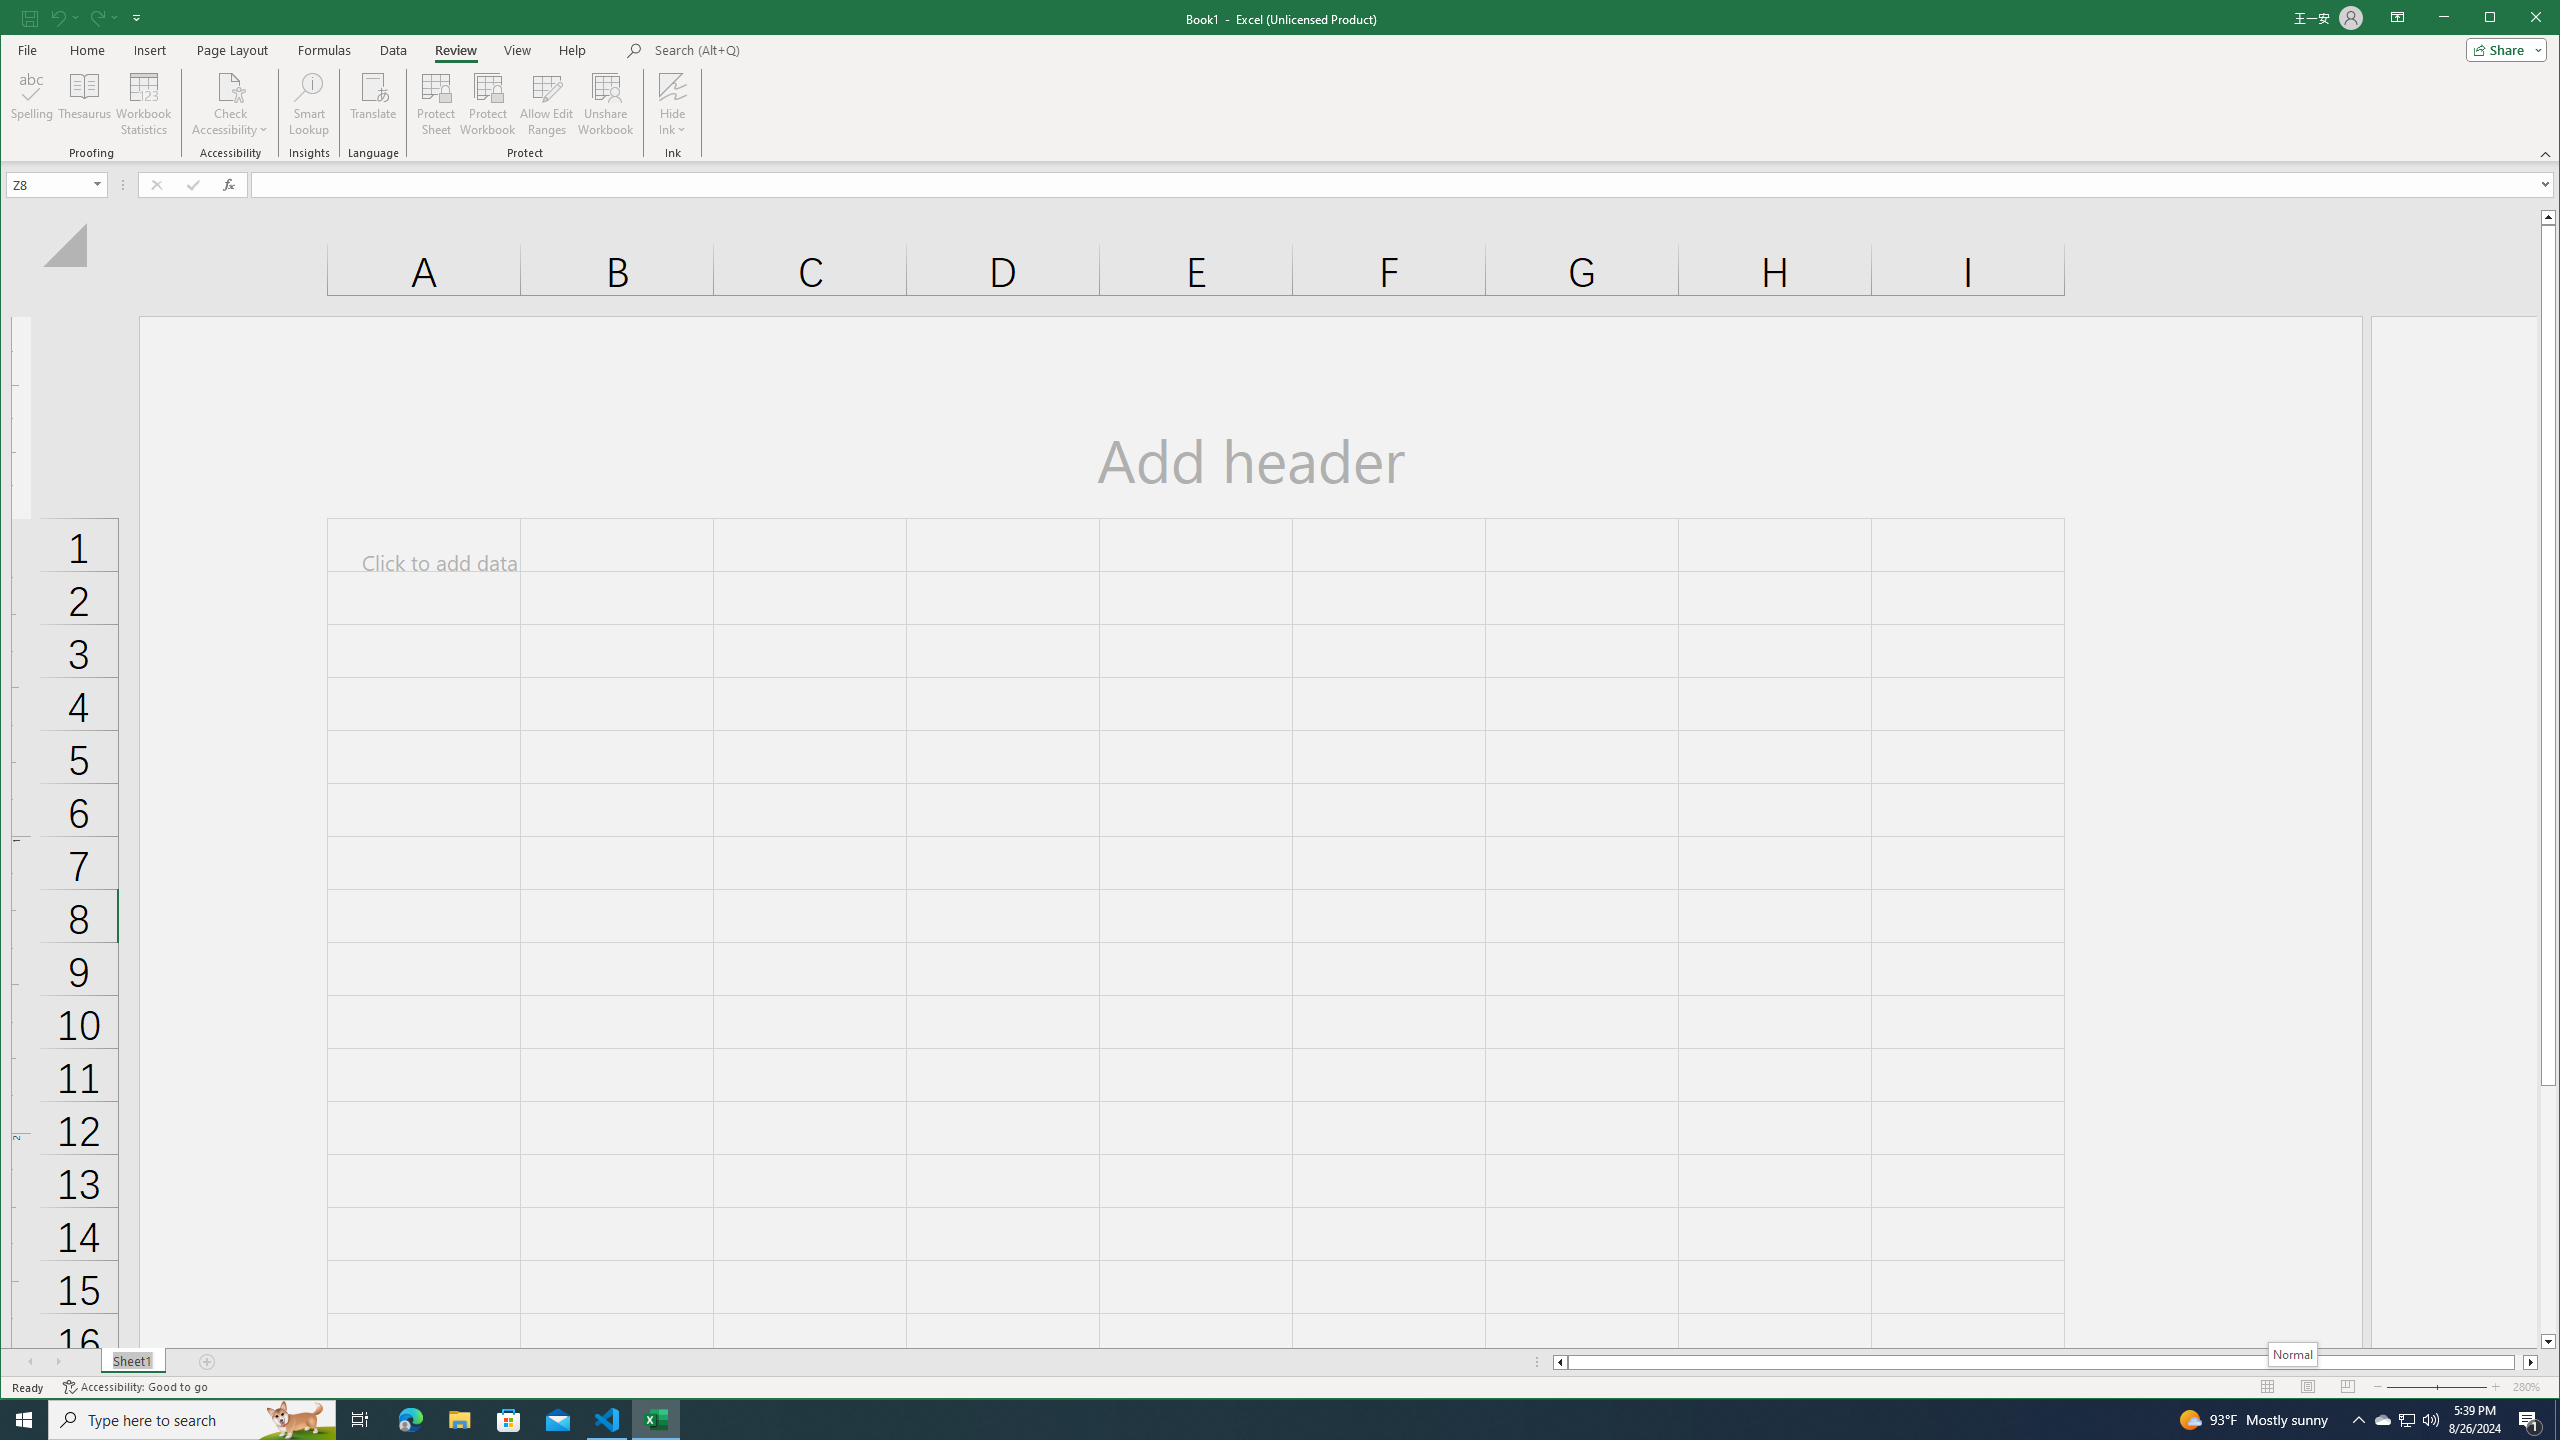 The width and height of the screenshot is (2560, 1440). Describe the element at coordinates (294, 1418) in the screenshot. I see `'Search highlights icon opens search home window'` at that location.